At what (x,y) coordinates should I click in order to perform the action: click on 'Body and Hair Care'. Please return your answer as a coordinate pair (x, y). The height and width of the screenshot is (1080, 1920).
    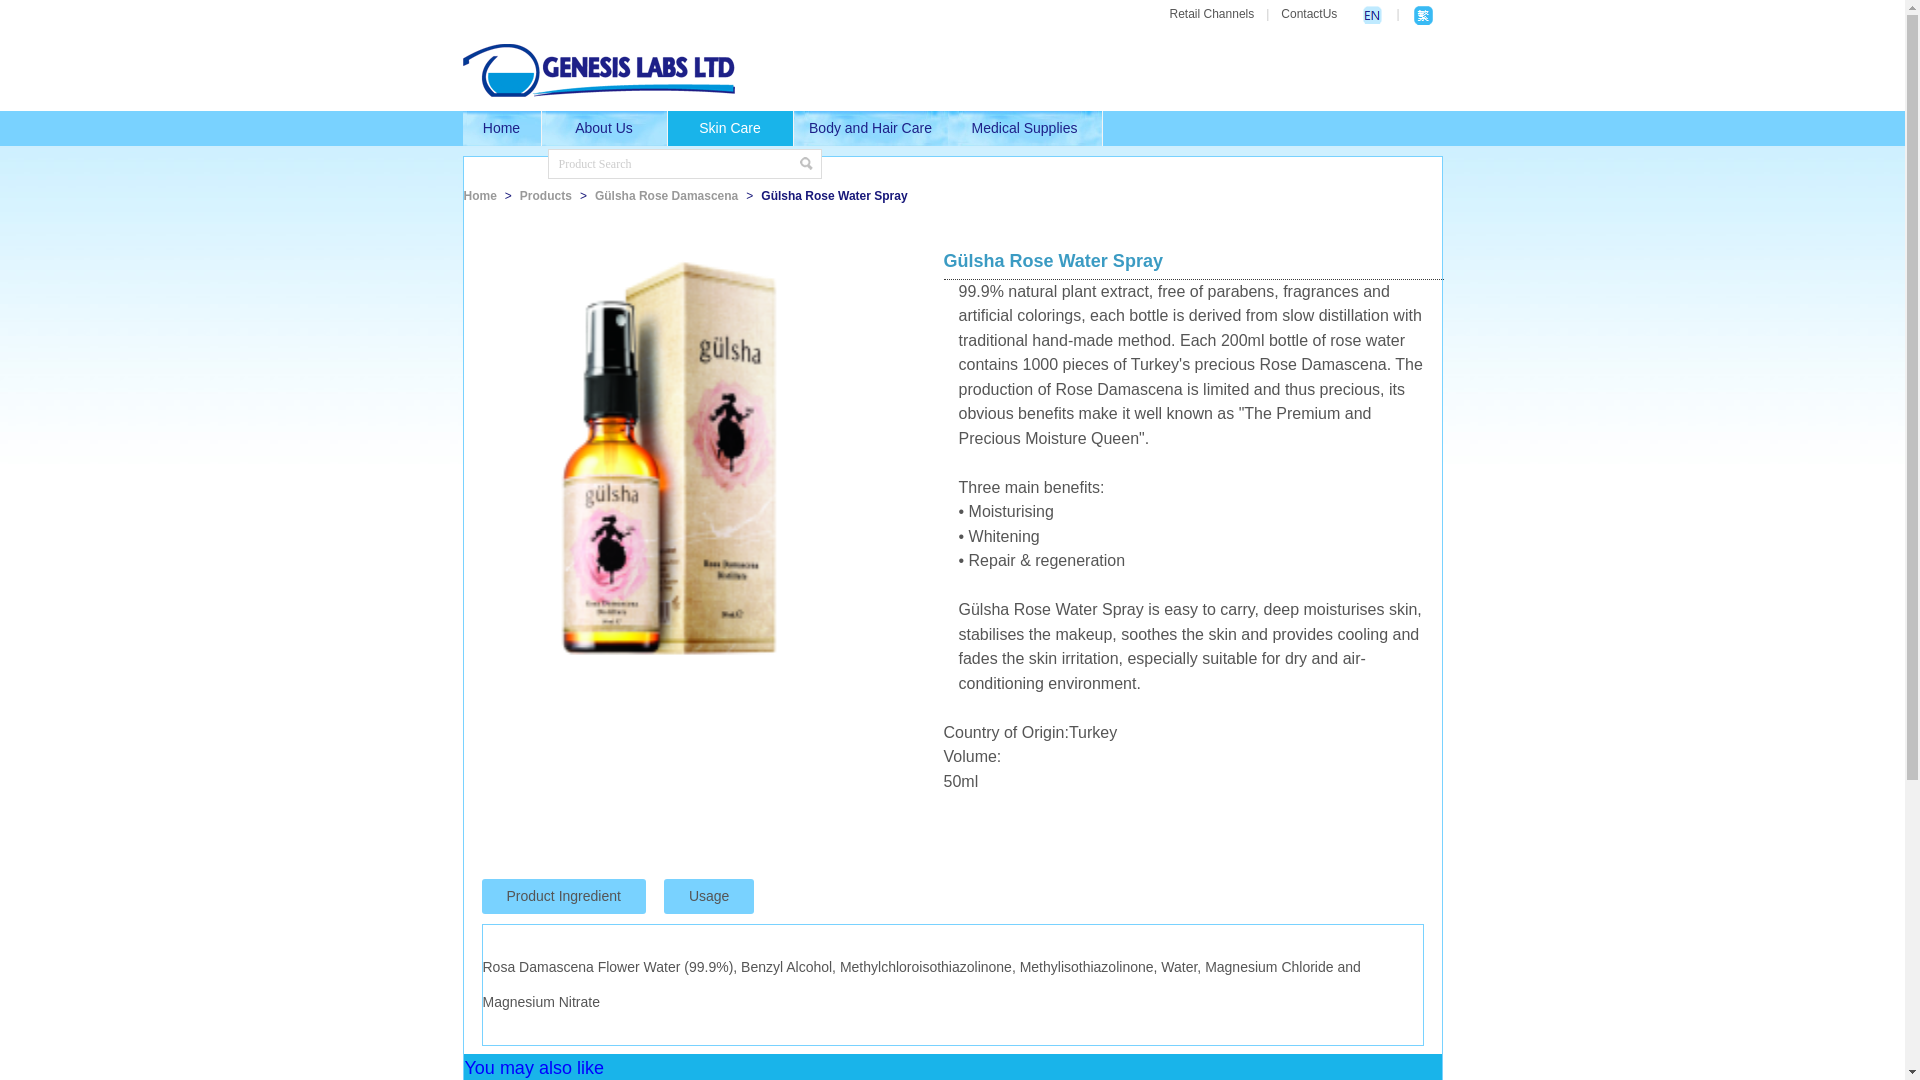
    Looking at the image, I should click on (792, 128).